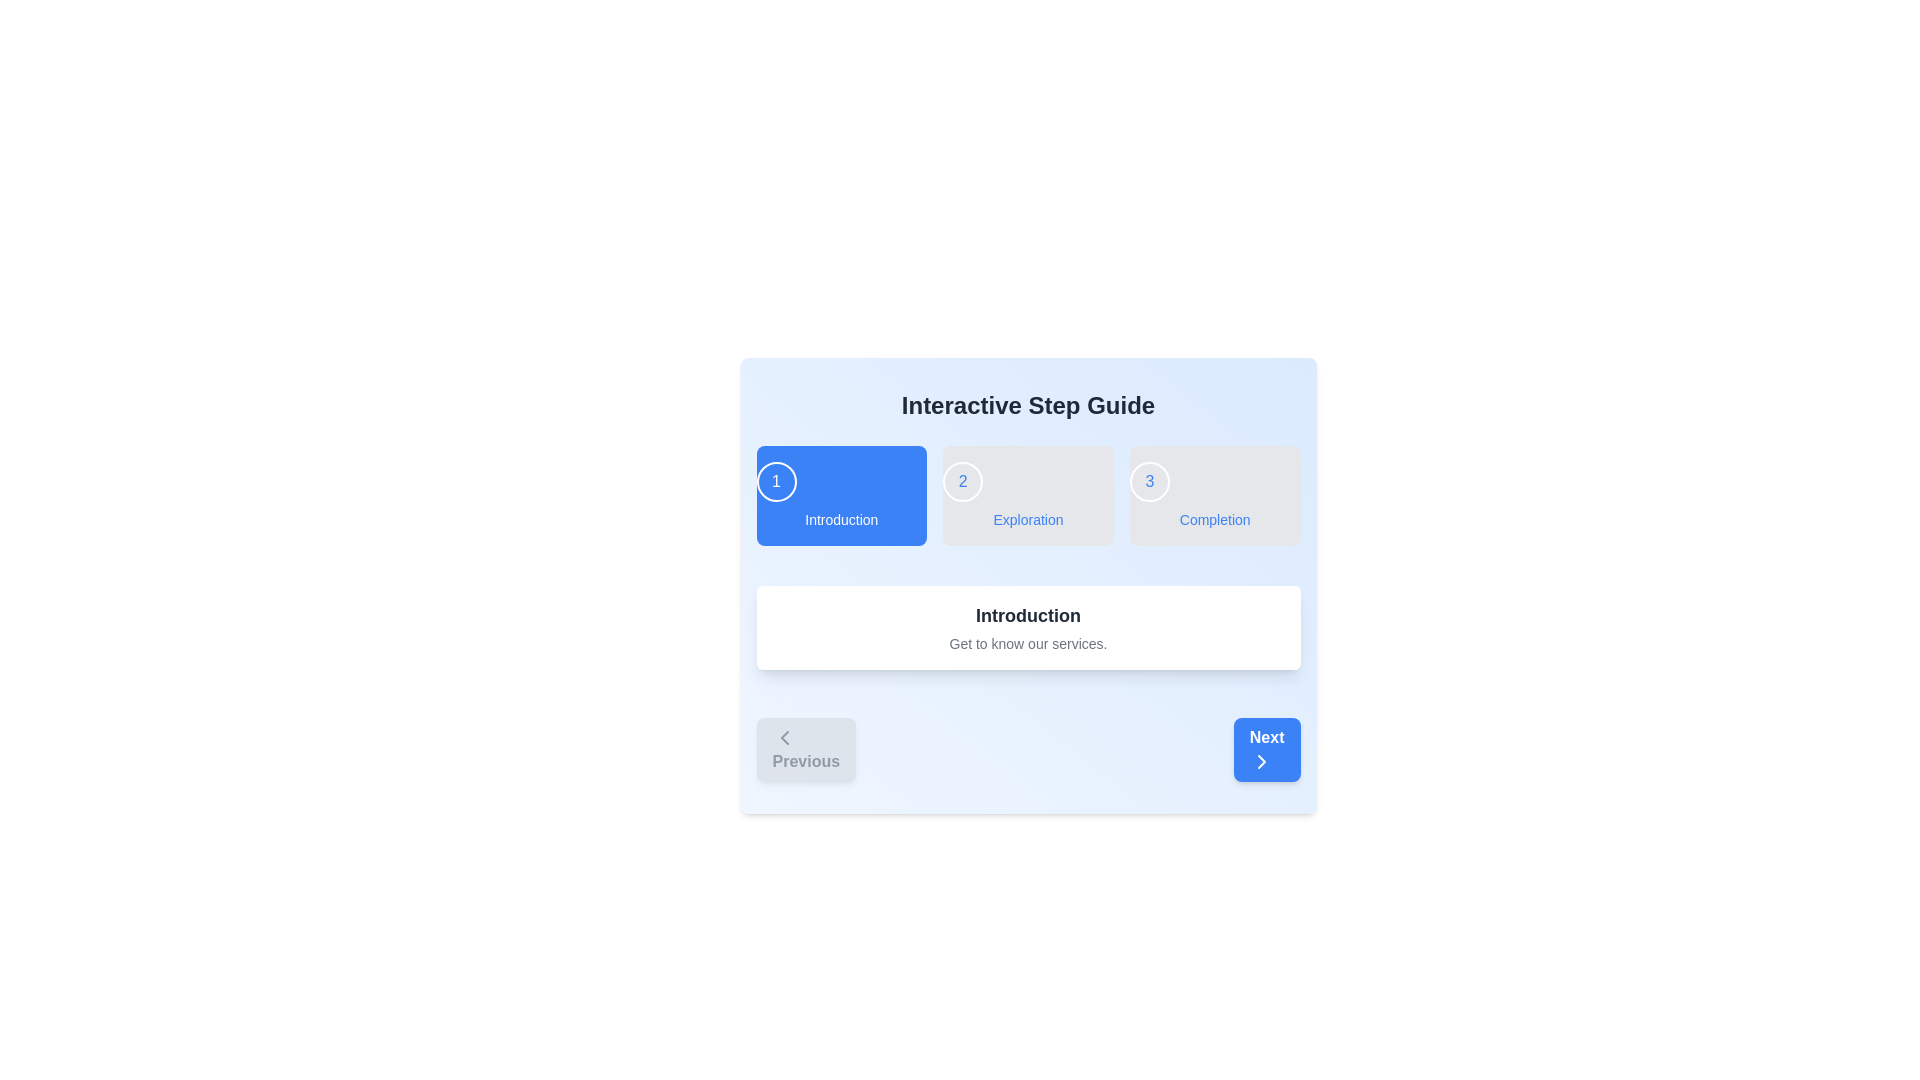 This screenshot has height=1080, width=1920. Describe the element at coordinates (806, 749) in the screenshot. I see `the 'Previous' button, which is a rectangular button with rounded corners, styled with a gray background and gray text, located at the bottom left of the panel` at that location.